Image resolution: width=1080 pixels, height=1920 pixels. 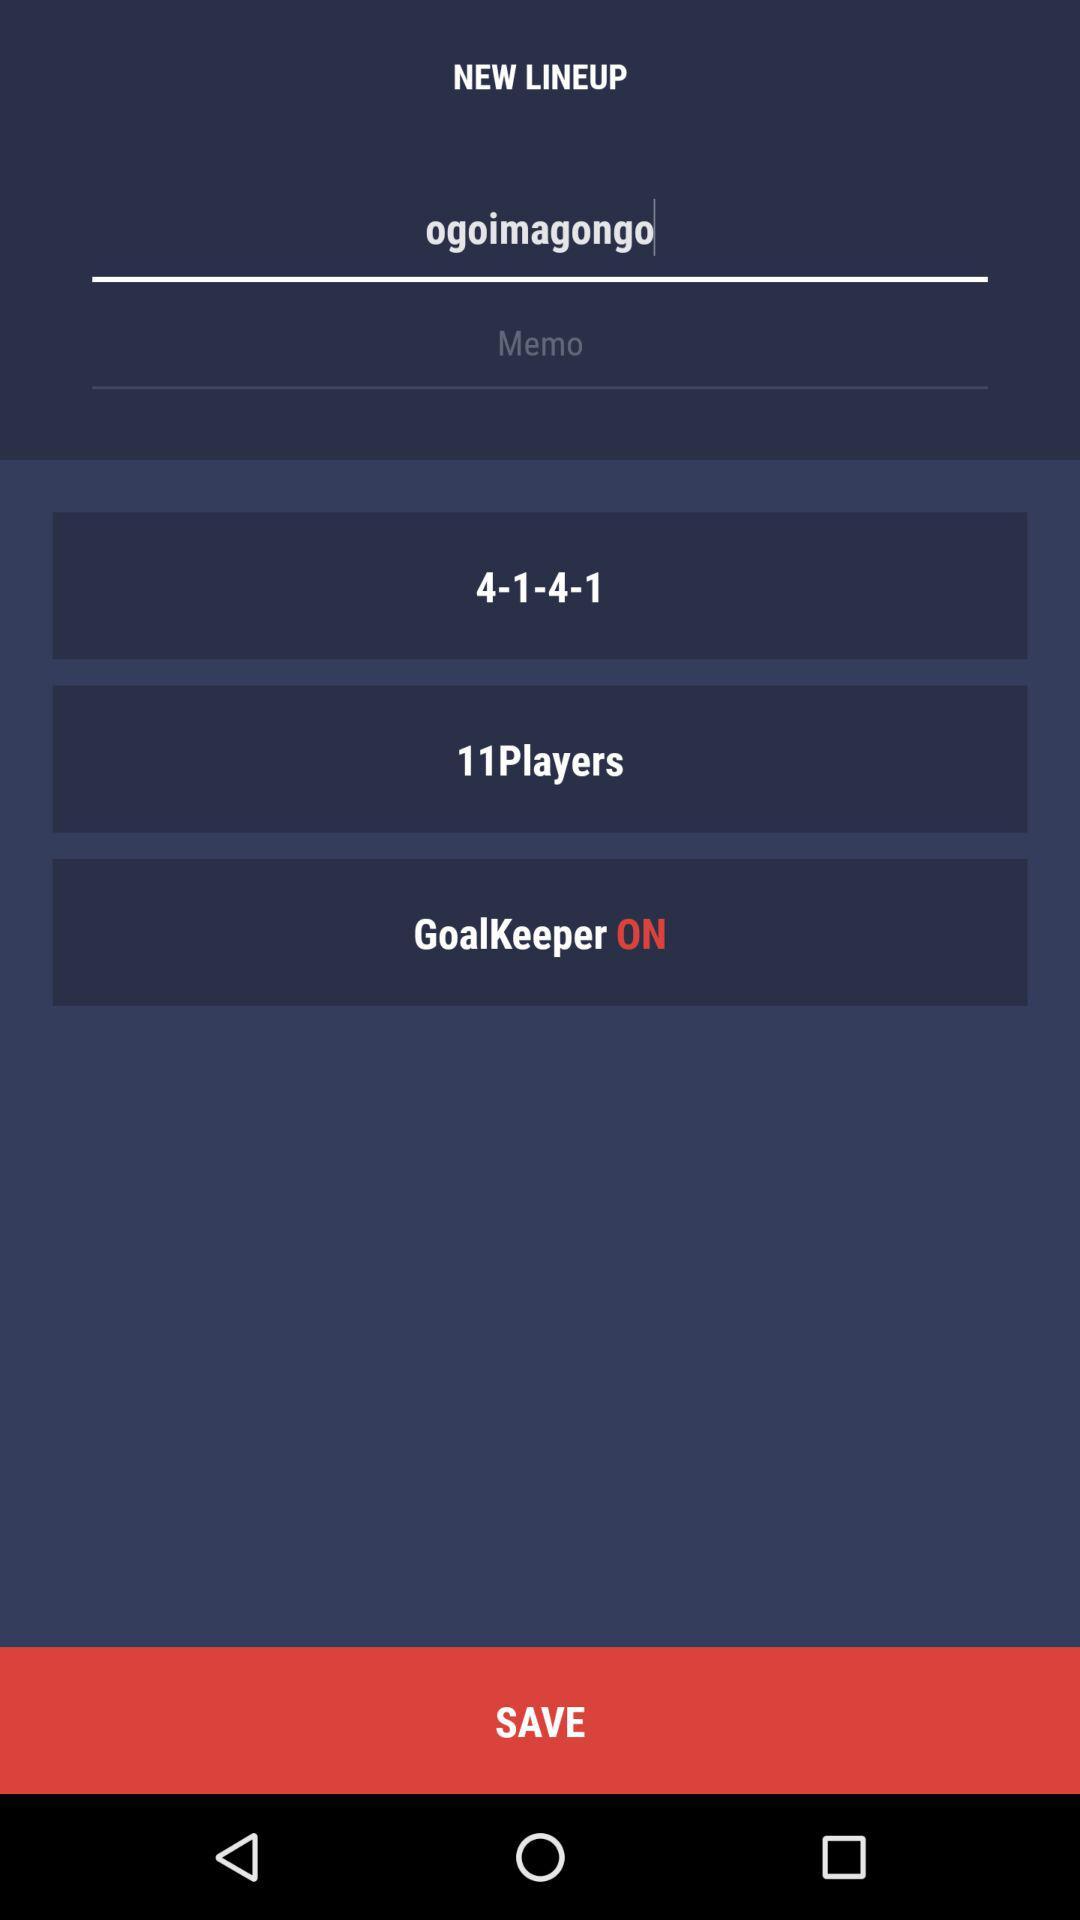 I want to click on the 4 1 4 icon, so click(x=540, y=584).